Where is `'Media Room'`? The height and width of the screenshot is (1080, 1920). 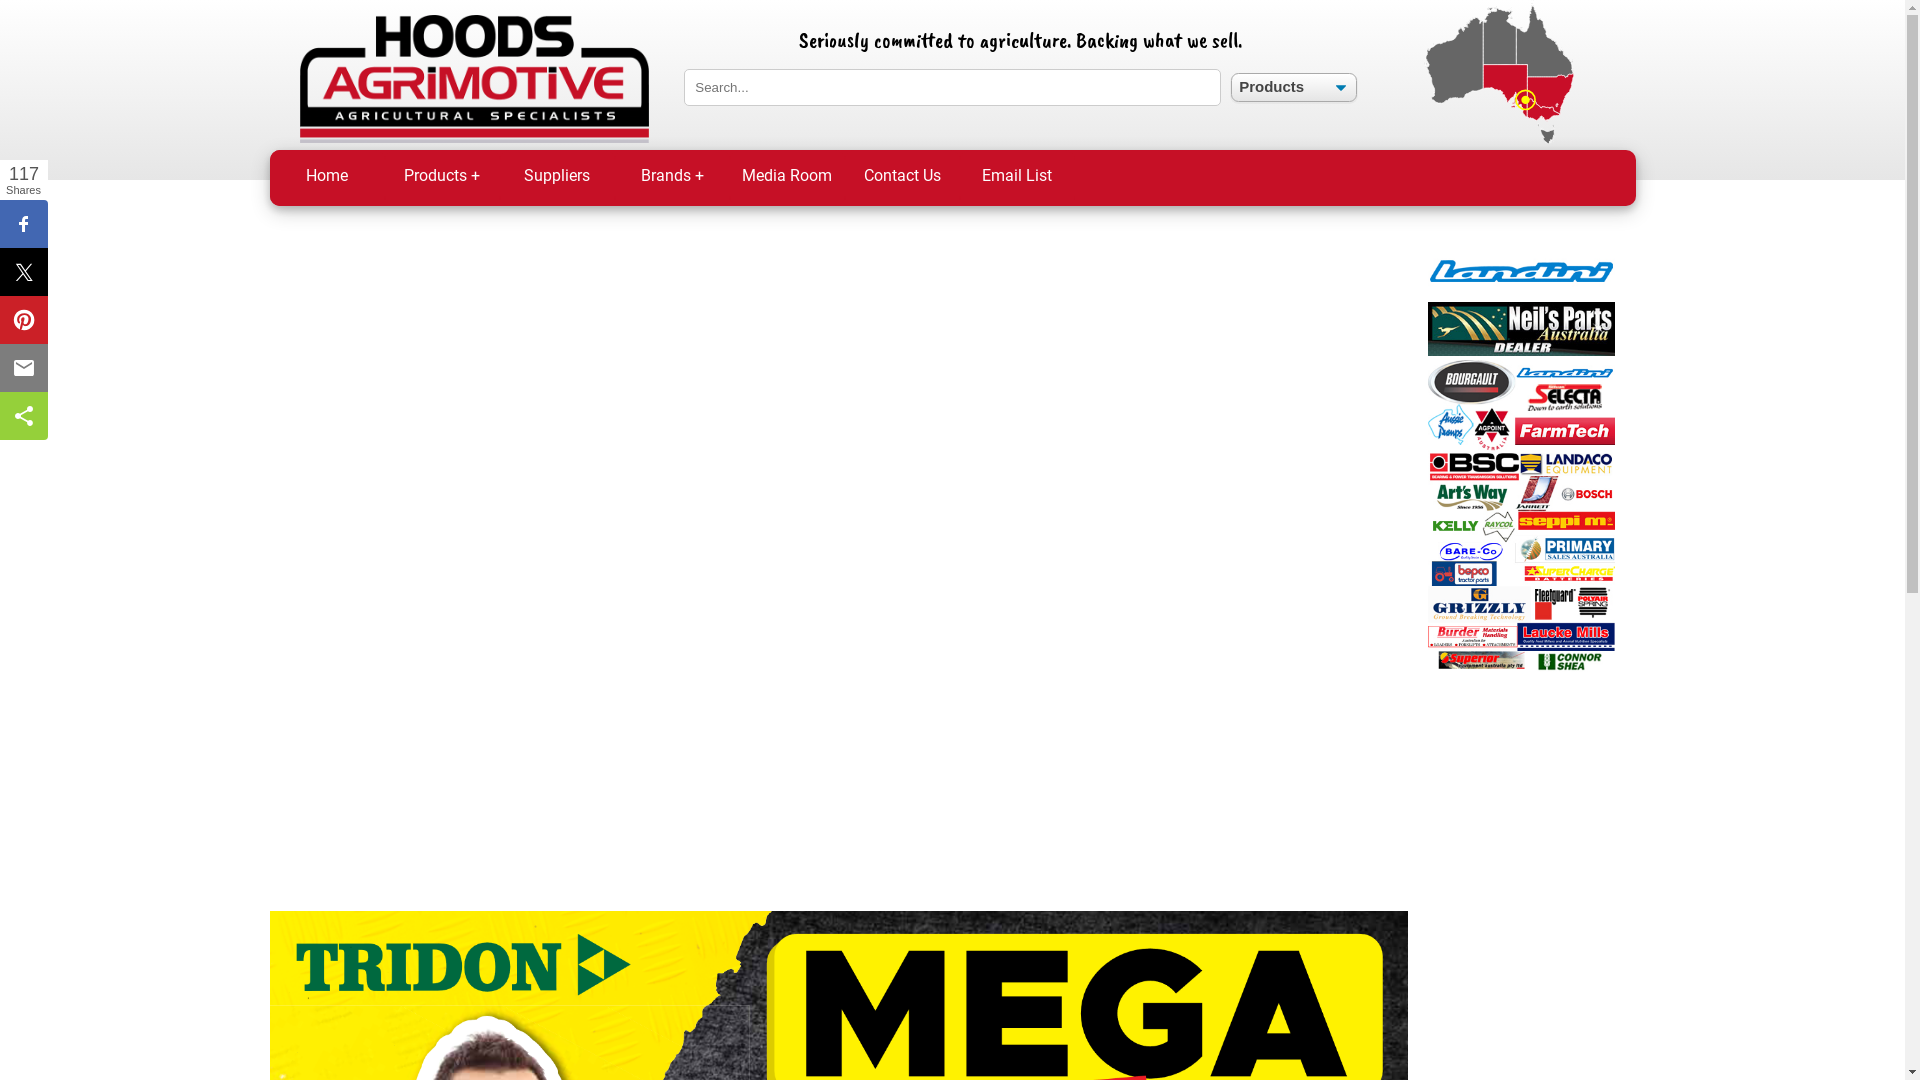
'Media Room' is located at coordinates (786, 176).